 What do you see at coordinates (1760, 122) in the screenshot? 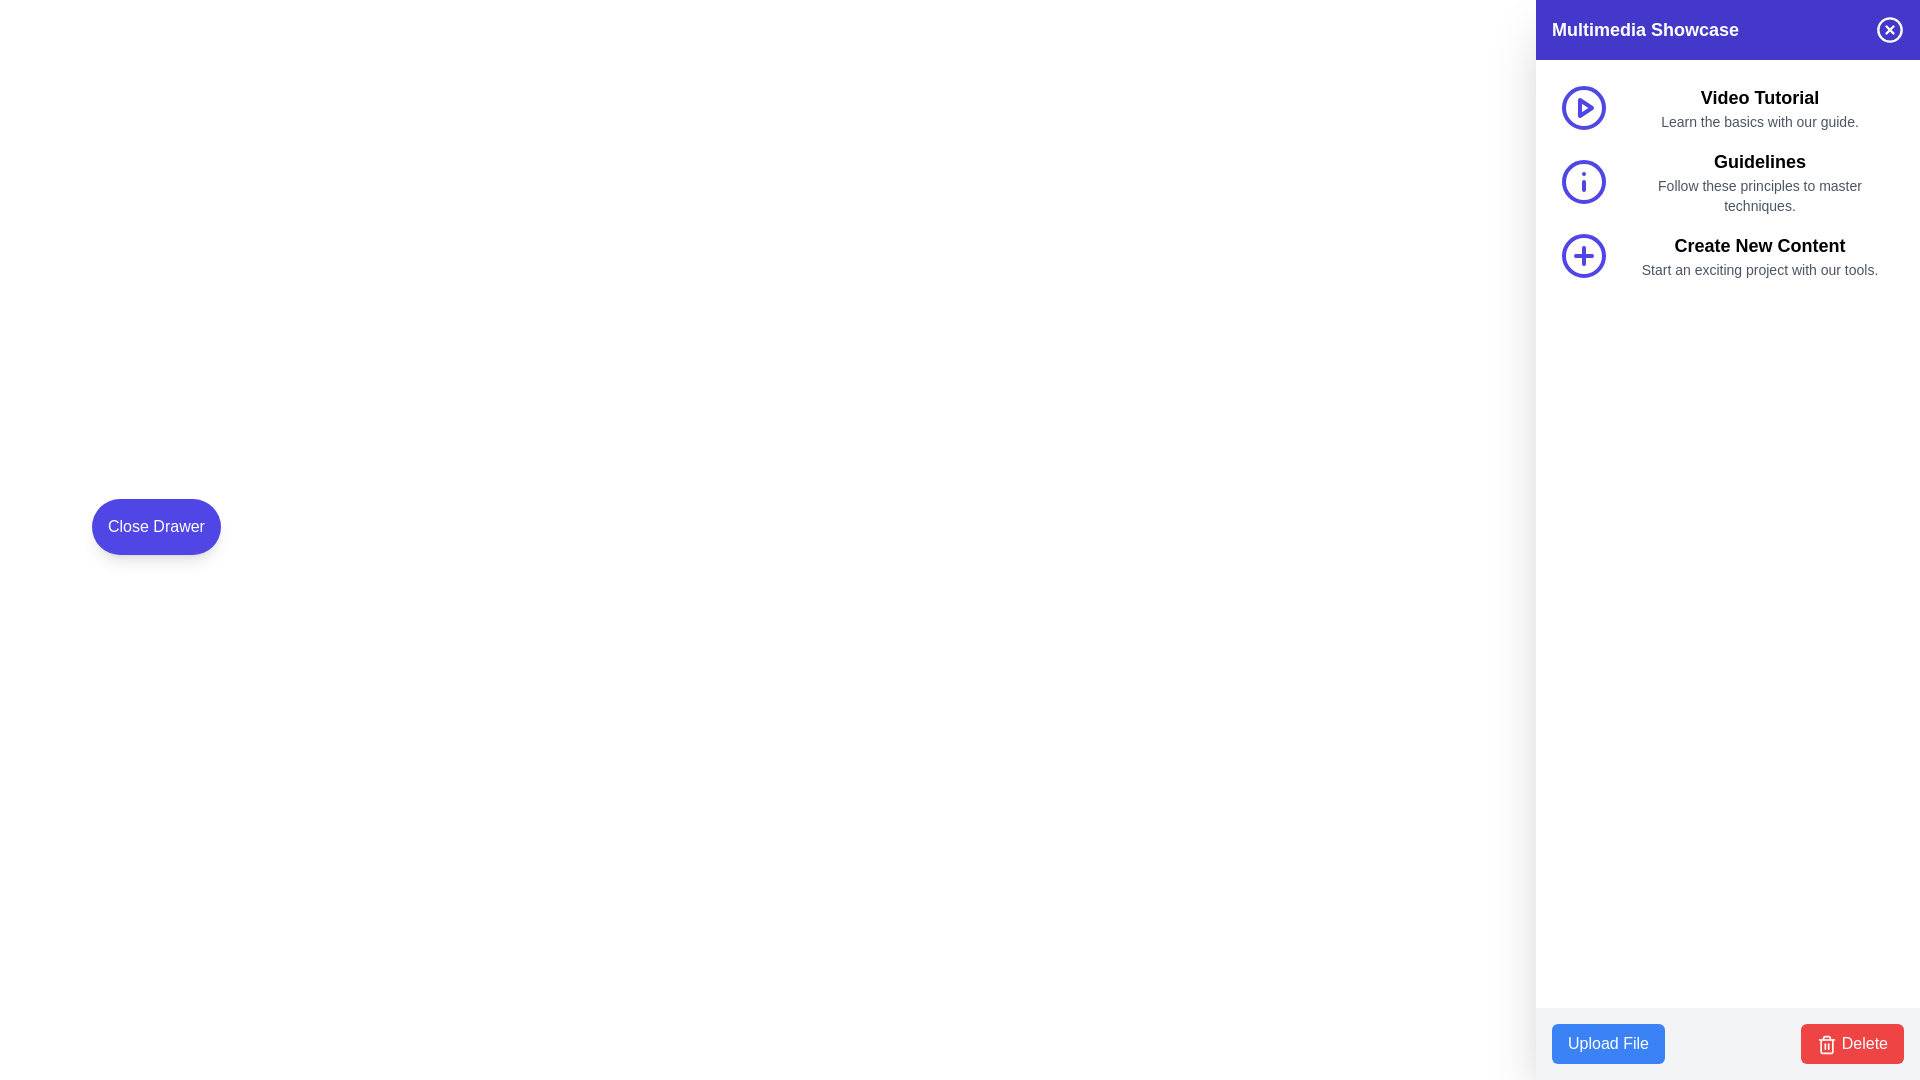
I see `the Static Text element that reads 'Learn the basics with our guide.', located directly below the 'Video Tutorial' header in the Multimedia Showcase panel` at bounding box center [1760, 122].